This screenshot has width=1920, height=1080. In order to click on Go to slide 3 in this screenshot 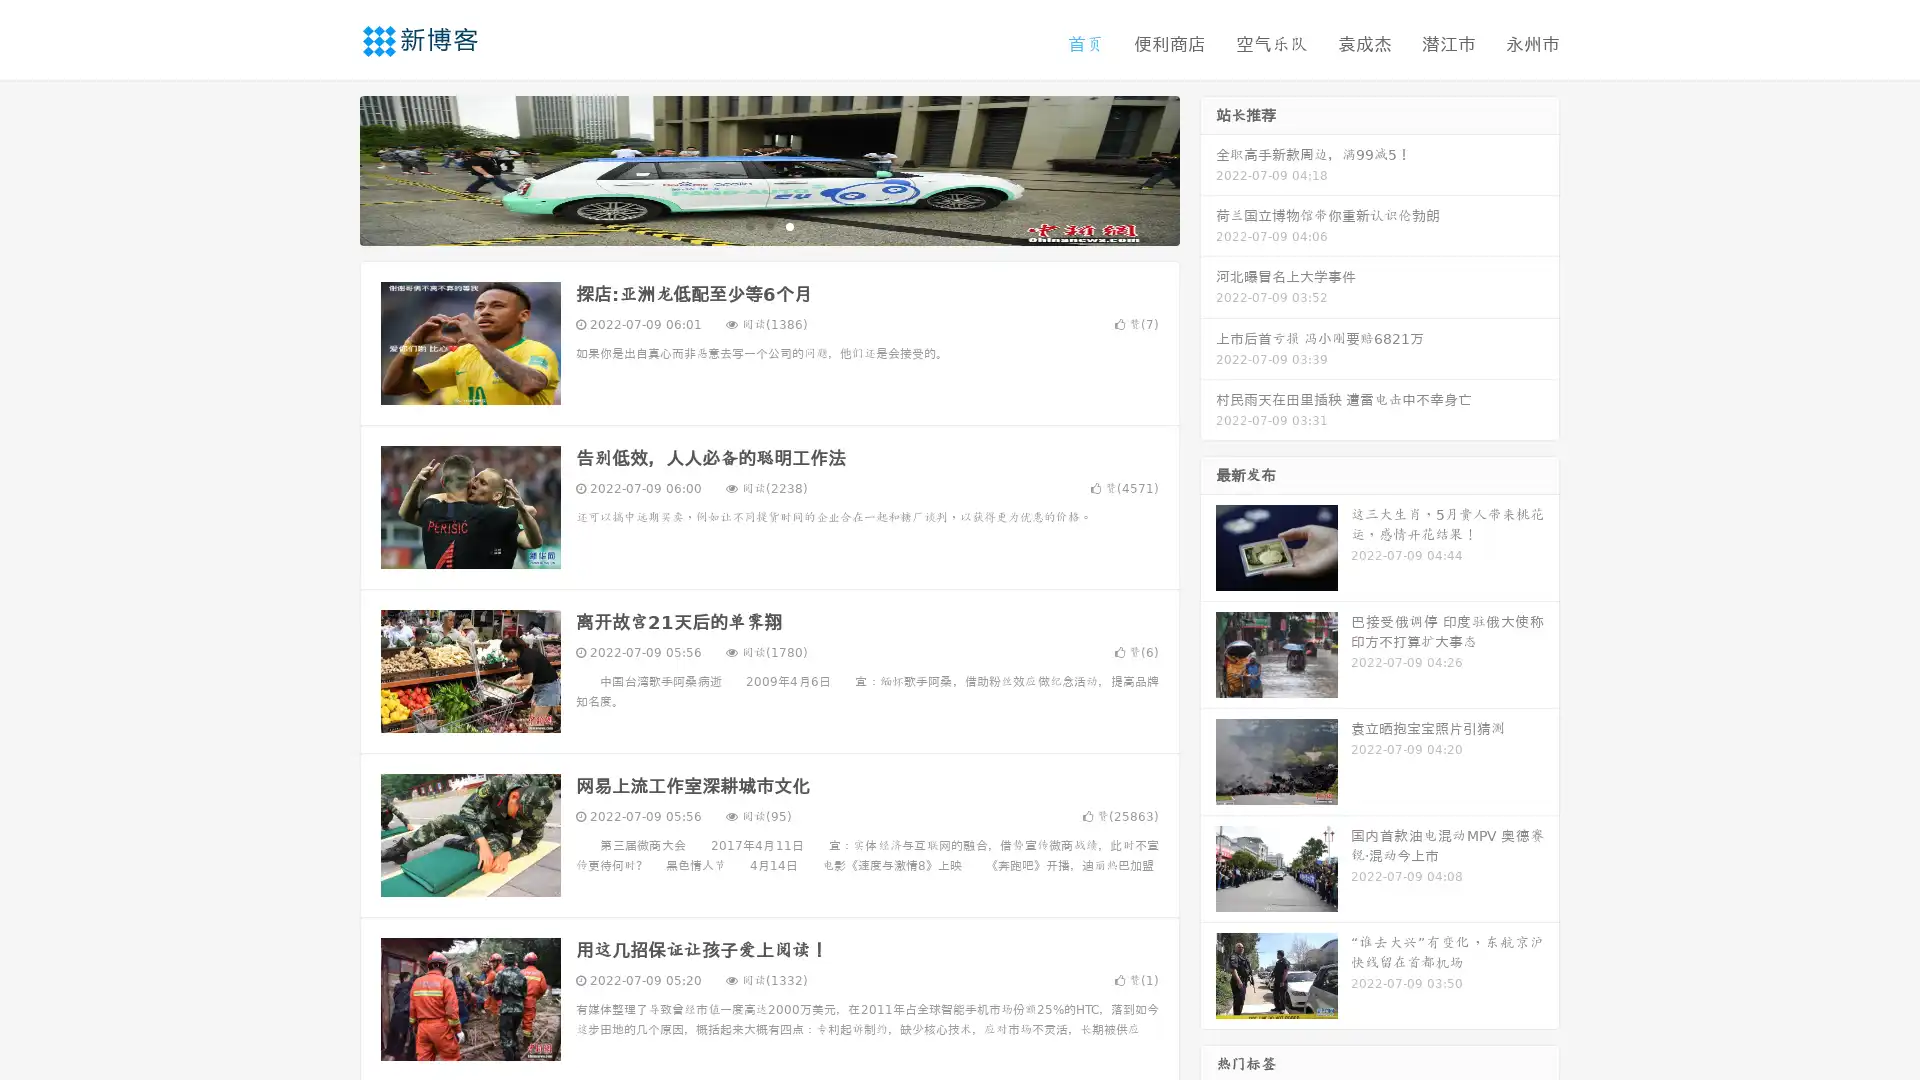, I will do `click(789, 225)`.